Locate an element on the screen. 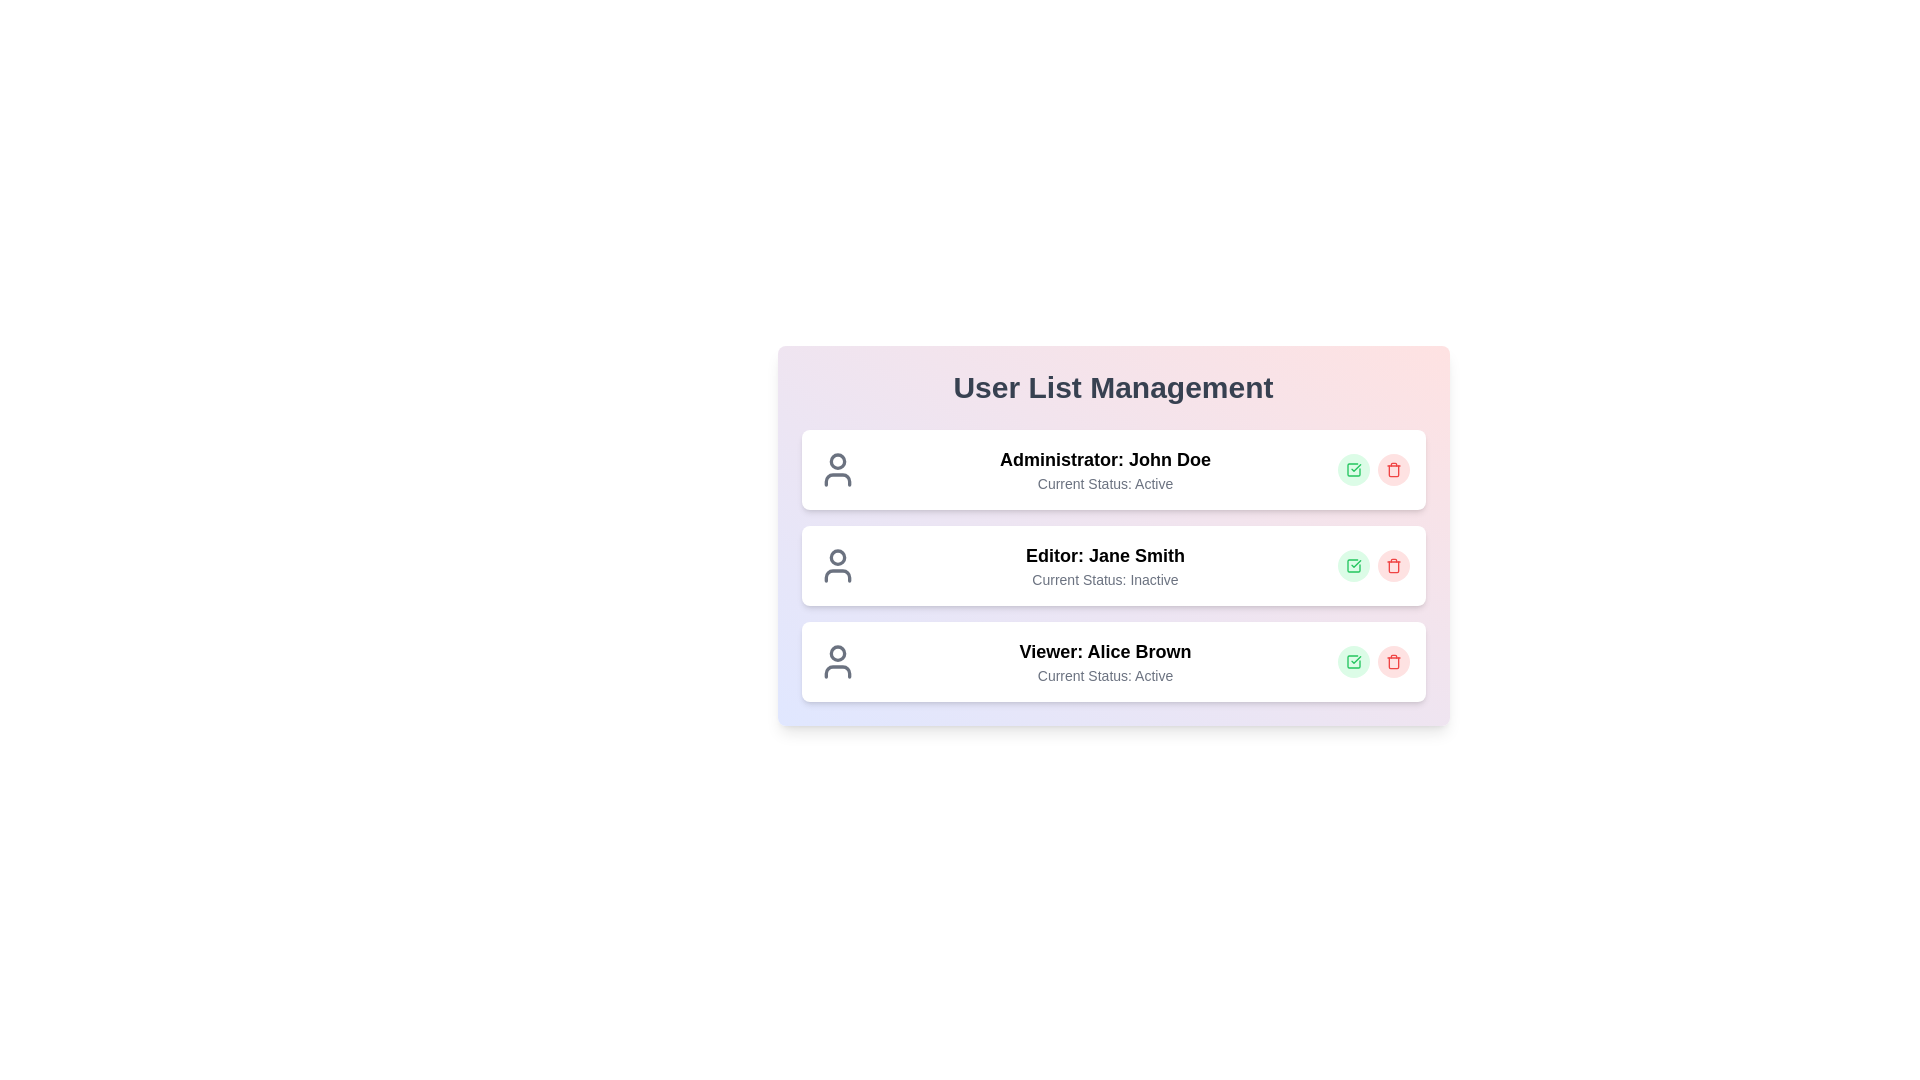  the torso portion of the user icon representing 'Administrator: John Doe' to visually indicate the user account is located at coordinates (837, 479).